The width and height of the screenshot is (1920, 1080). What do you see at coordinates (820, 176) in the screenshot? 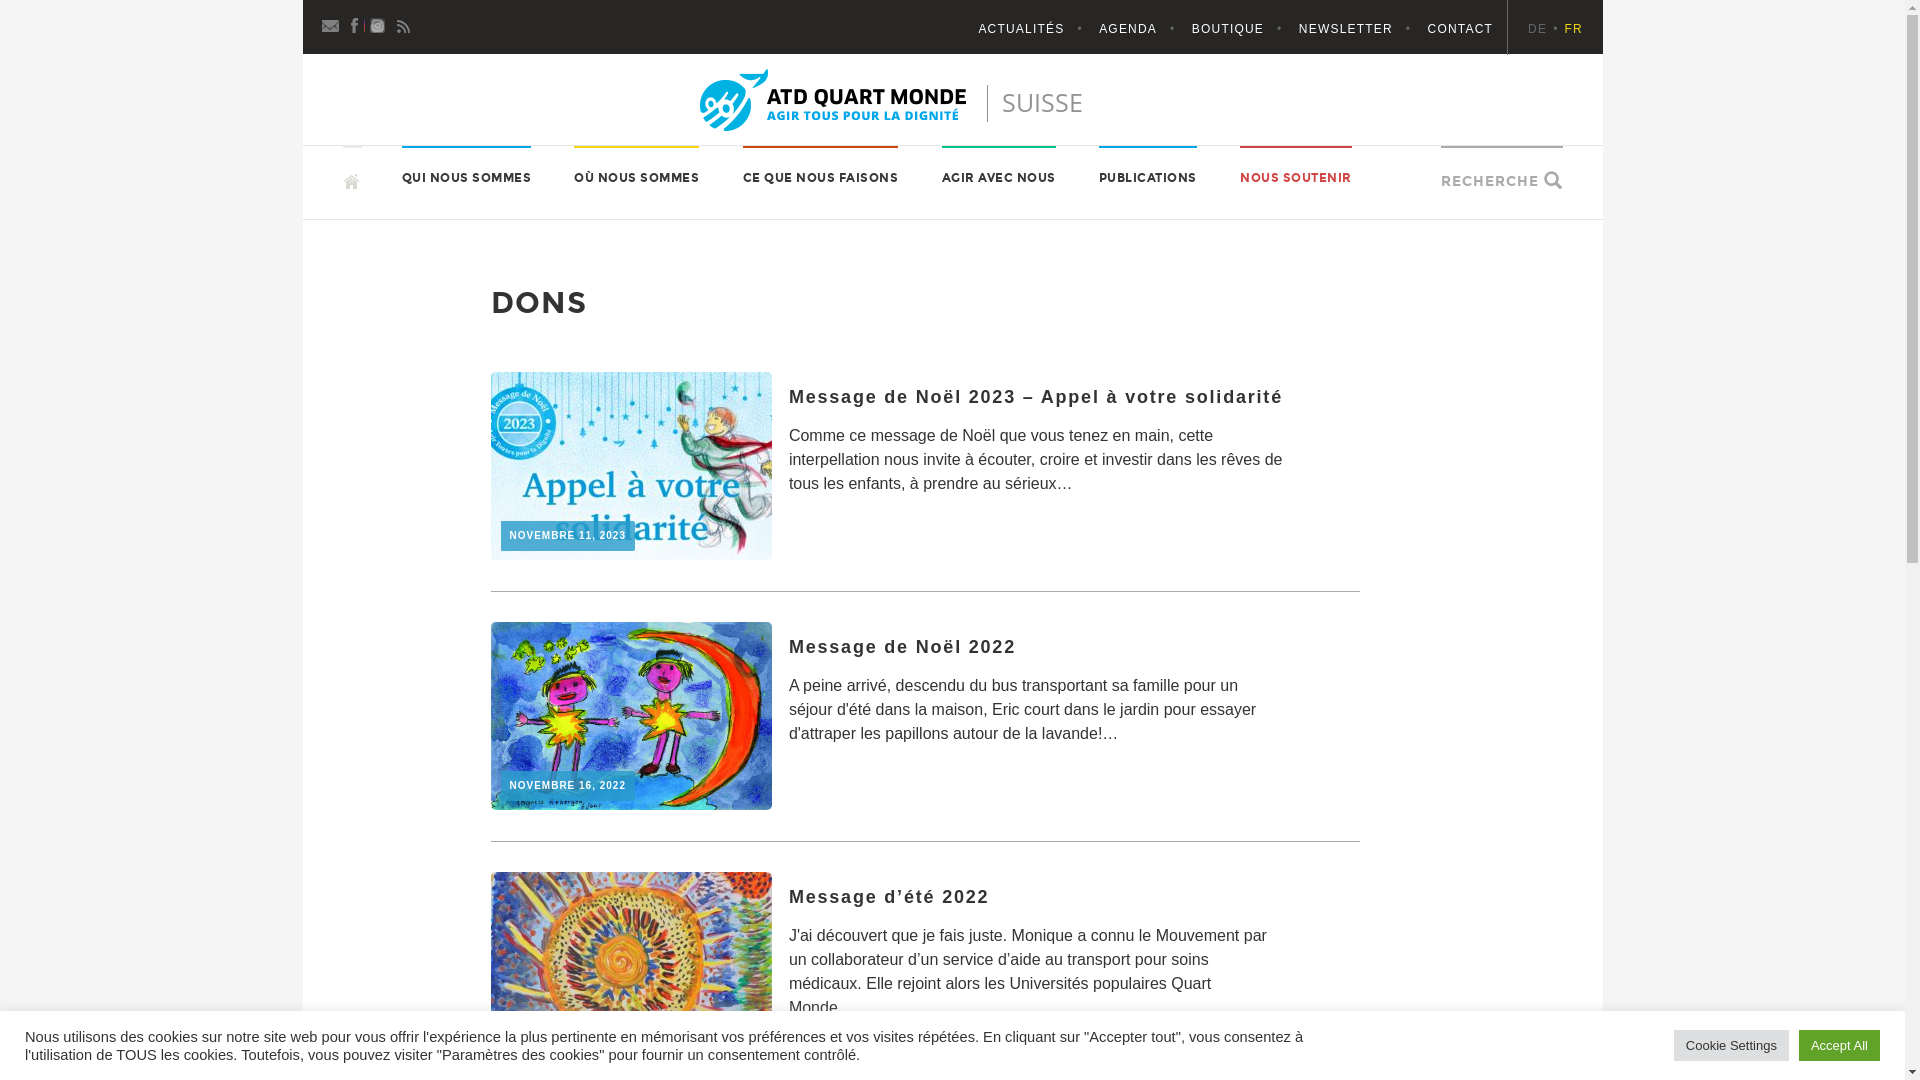
I see `'CE QUE NOUS FAISONS'` at bounding box center [820, 176].